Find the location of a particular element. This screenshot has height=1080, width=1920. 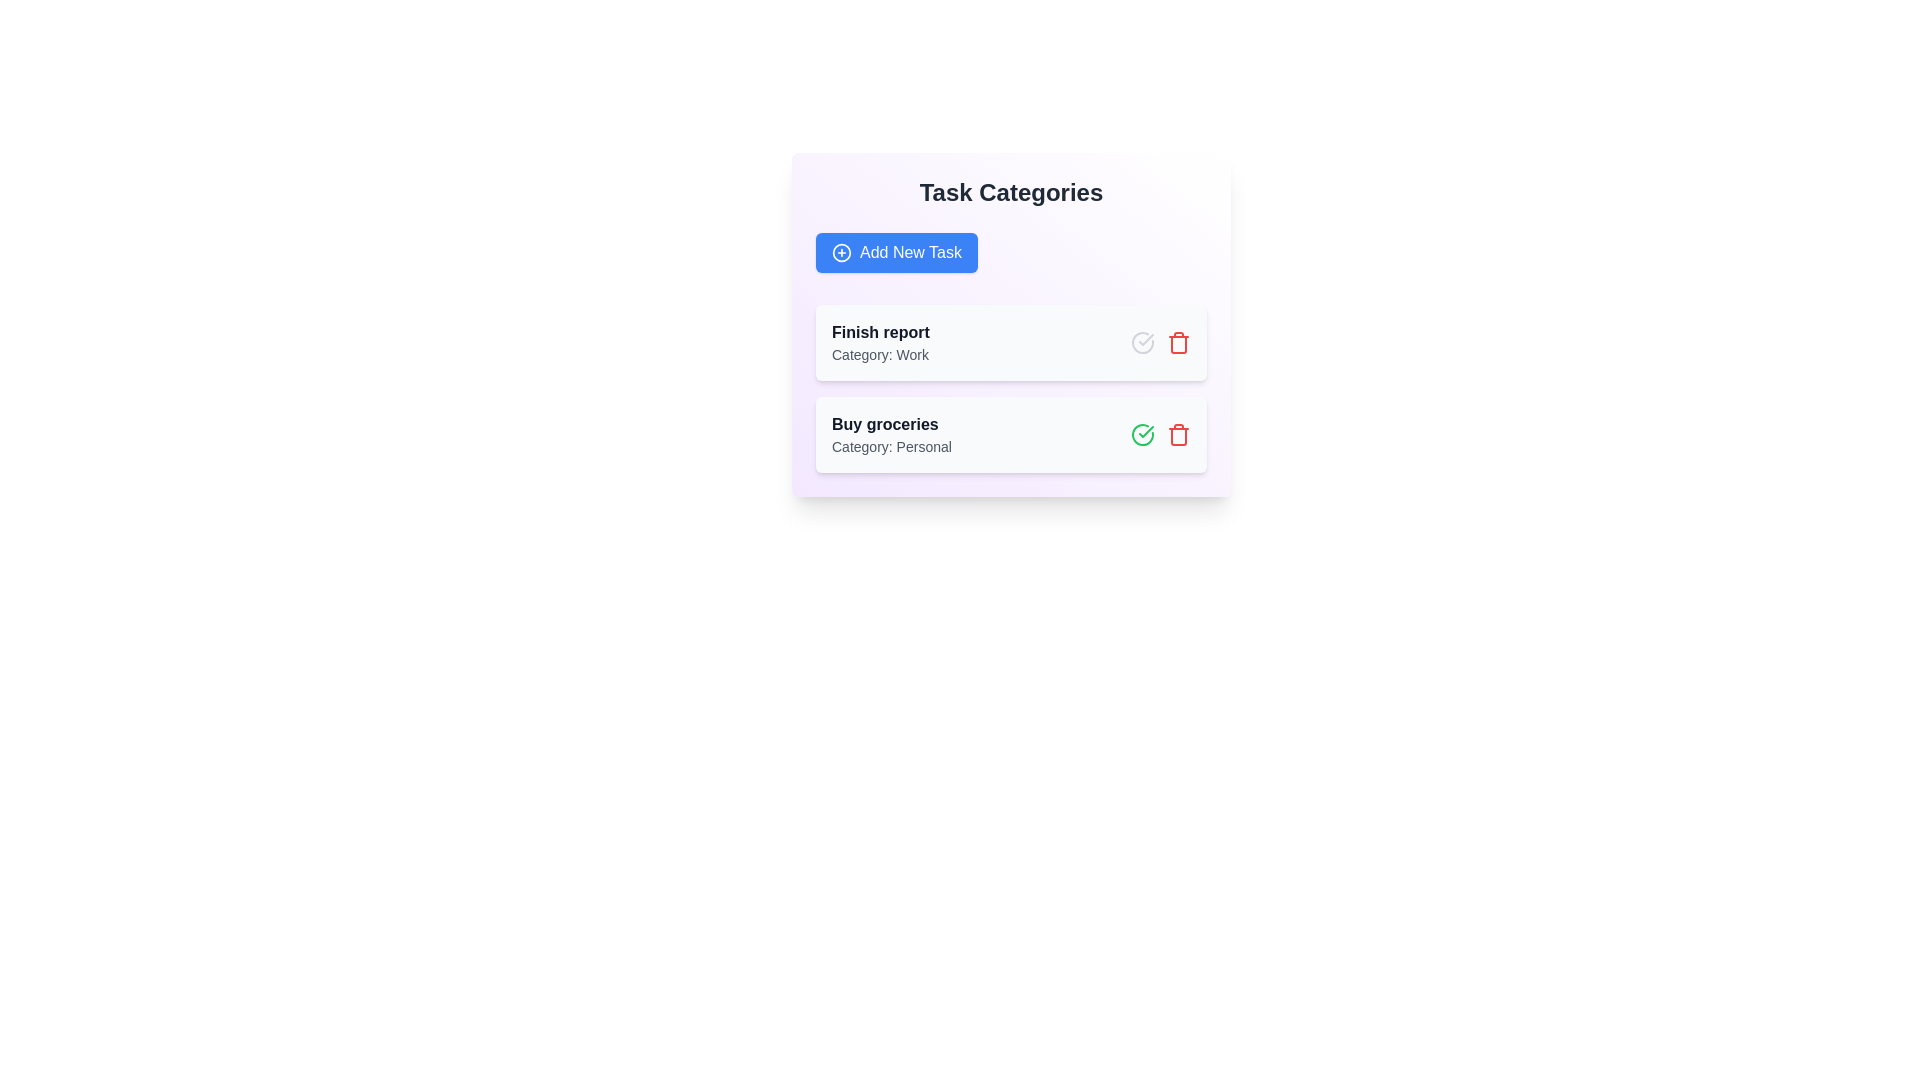

the trash icon corresponding to the task 'Finish report' to delete it is located at coordinates (1179, 342).